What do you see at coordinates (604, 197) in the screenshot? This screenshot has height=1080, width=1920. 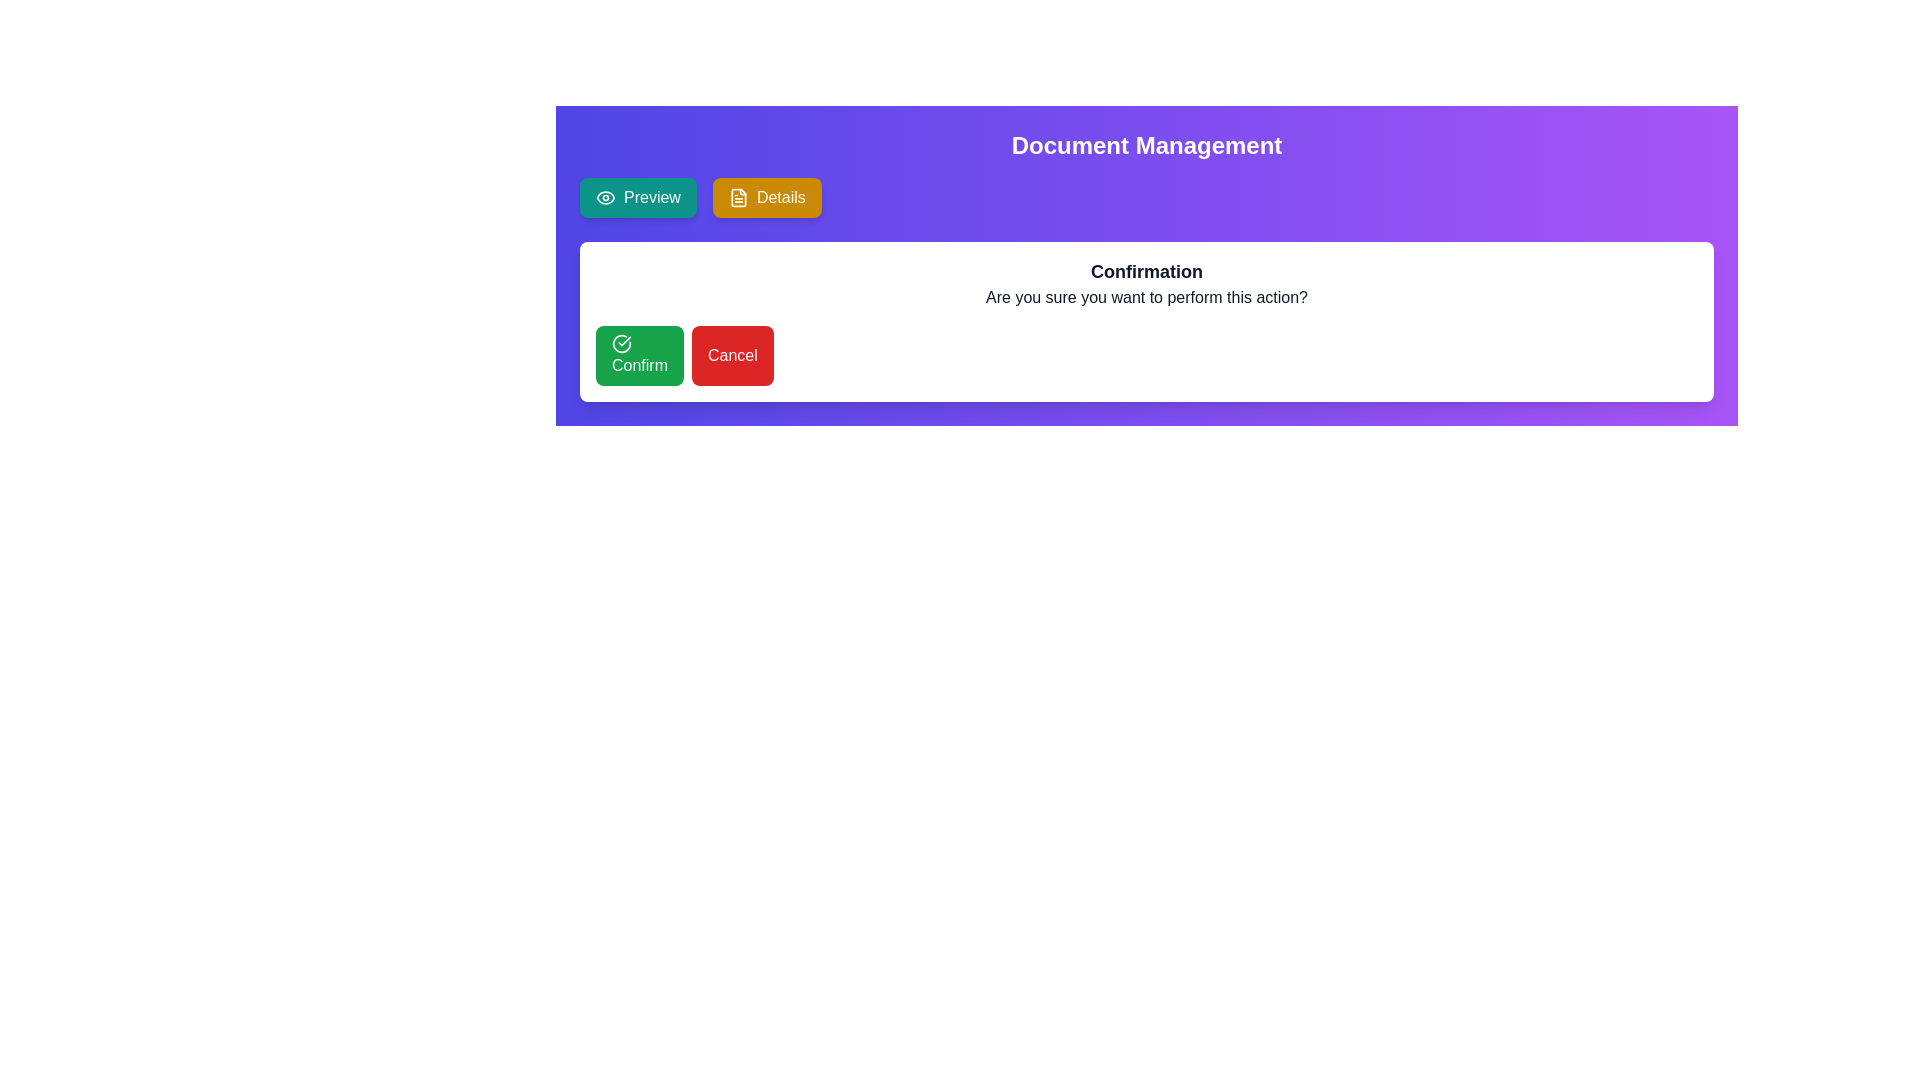 I see `the small eye-shaped icon with a circular outline and a center dot, which is embedded within the 'Preview' button located in the top left corner of the interface section` at bounding box center [604, 197].